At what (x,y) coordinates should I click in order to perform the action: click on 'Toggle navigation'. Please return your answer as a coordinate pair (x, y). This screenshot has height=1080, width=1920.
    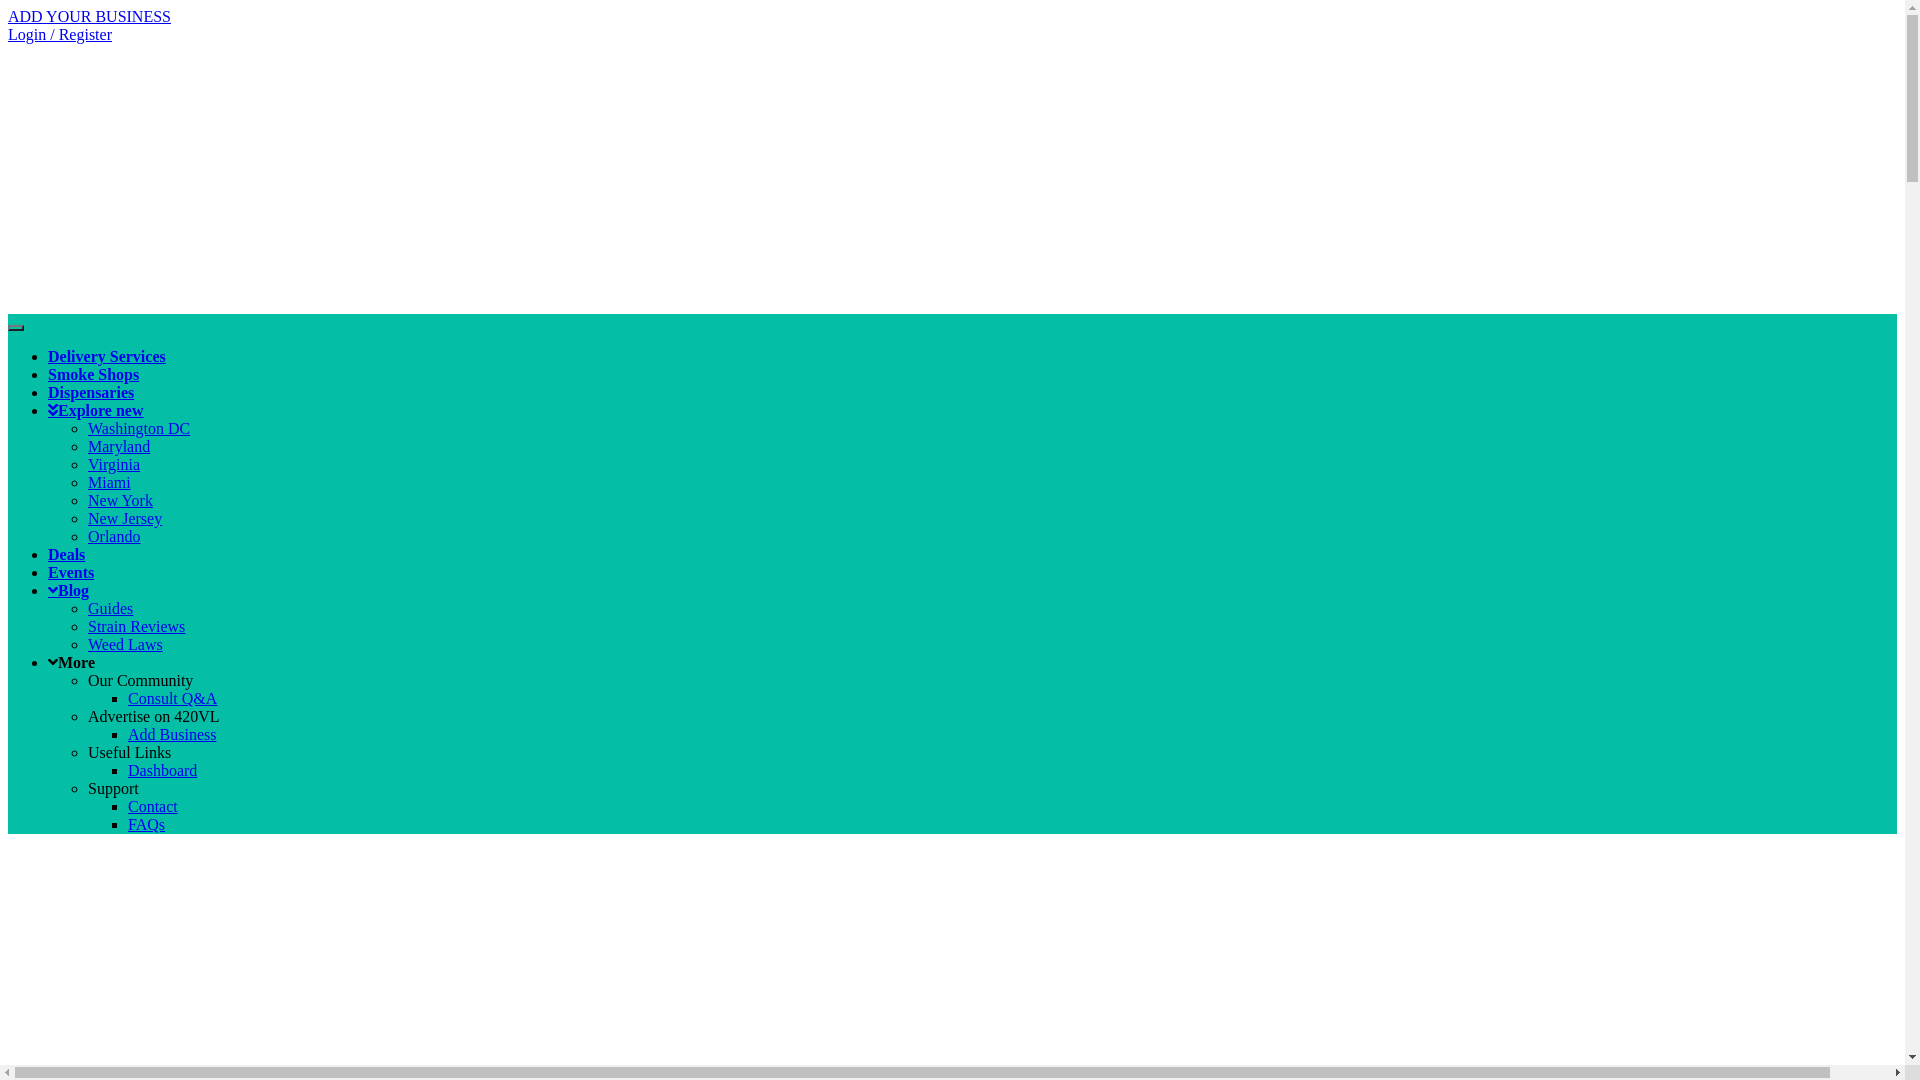
    Looking at the image, I should click on (15, 326).